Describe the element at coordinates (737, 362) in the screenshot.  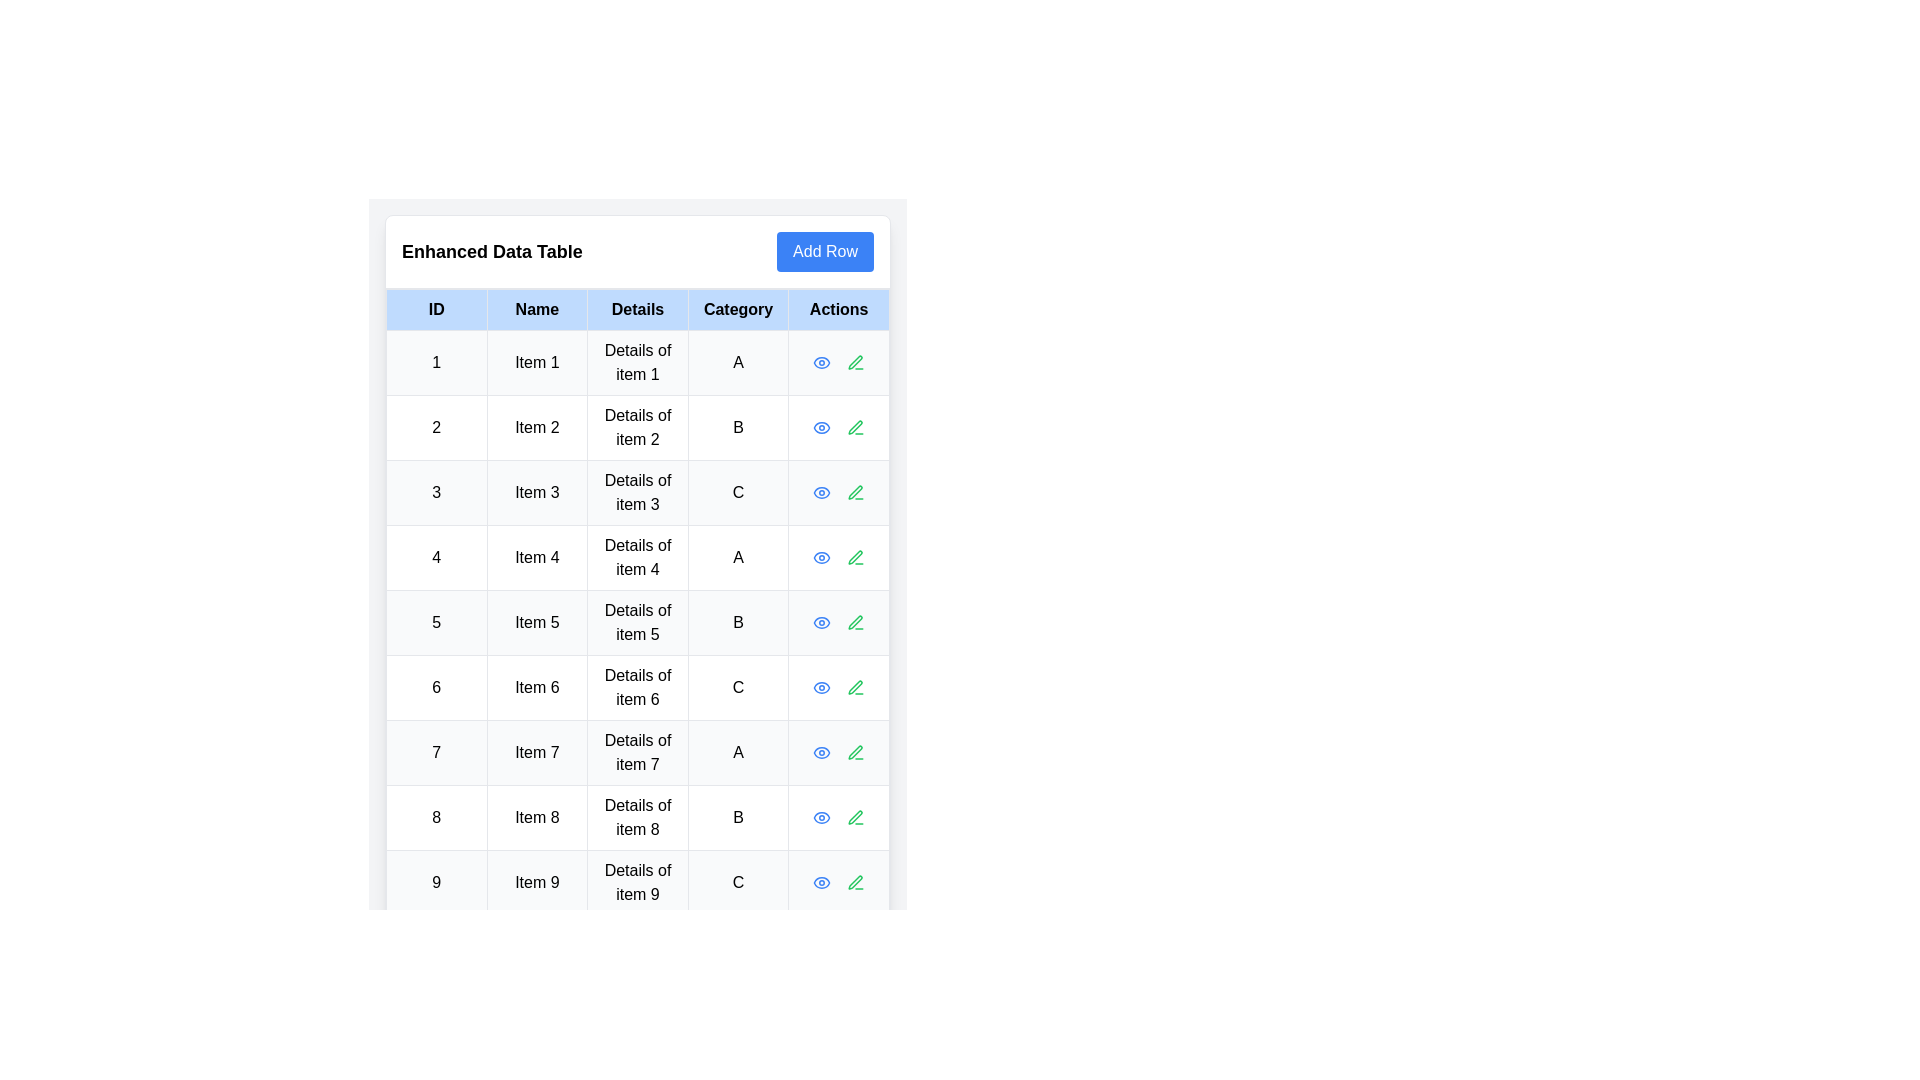
I see `the table cell containing the bold uppercase letter 'A' in the 'Category' column, located in the first row` at that location.